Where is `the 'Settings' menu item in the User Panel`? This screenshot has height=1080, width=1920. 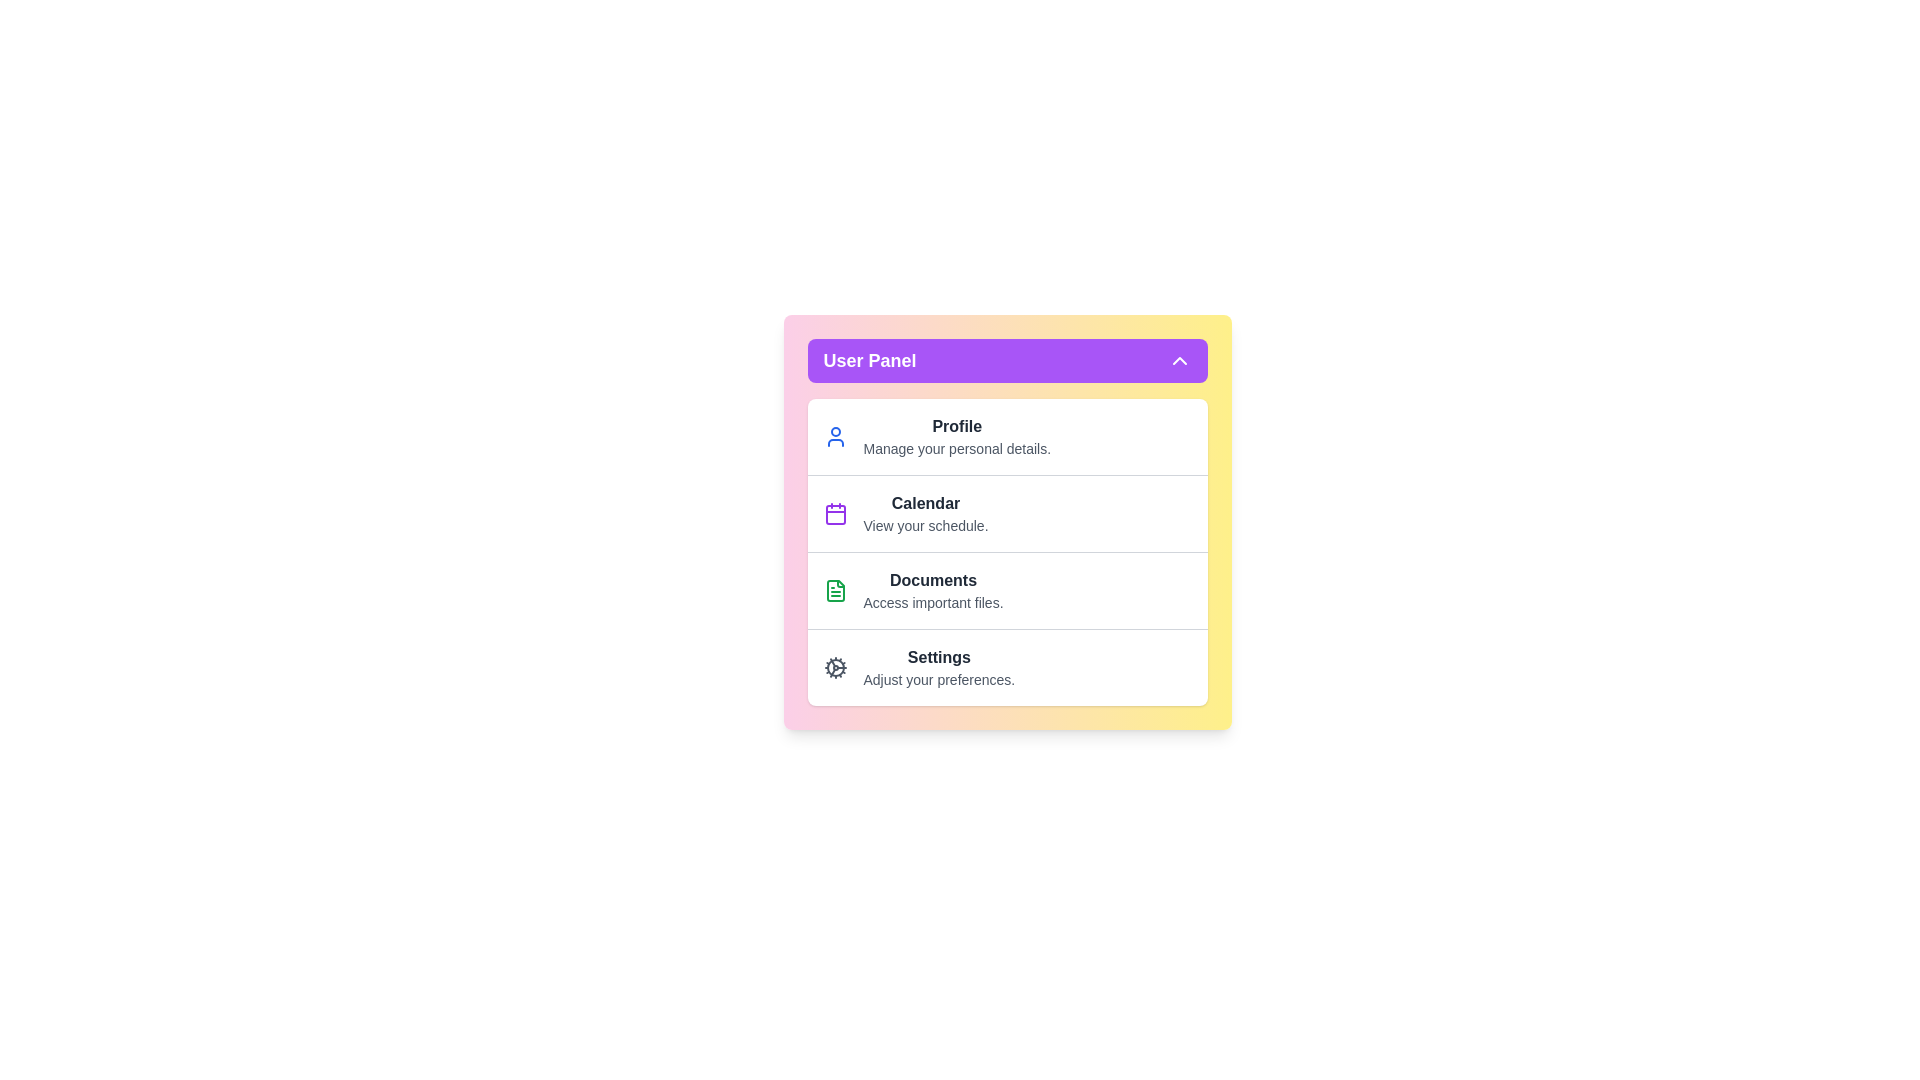
the 'Settings' menu item in the User Panel is located at coordinates (1007, 667).